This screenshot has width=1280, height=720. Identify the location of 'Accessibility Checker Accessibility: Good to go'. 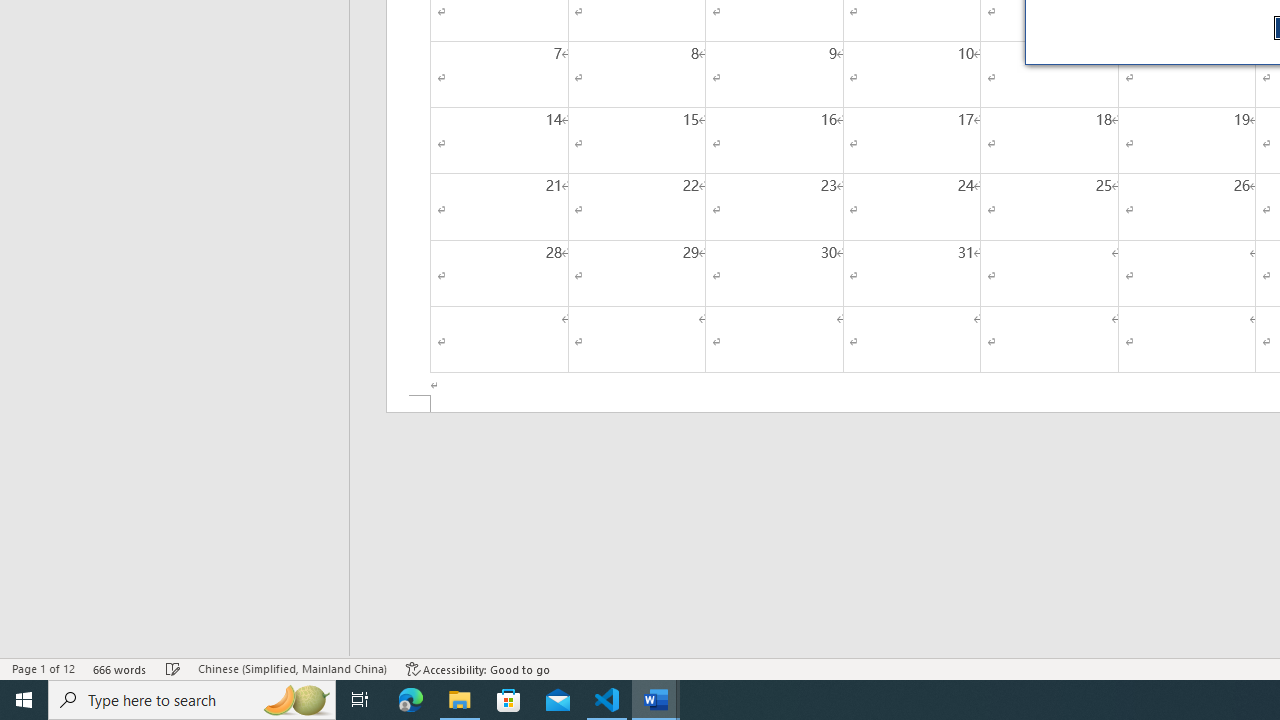
(477, 669).